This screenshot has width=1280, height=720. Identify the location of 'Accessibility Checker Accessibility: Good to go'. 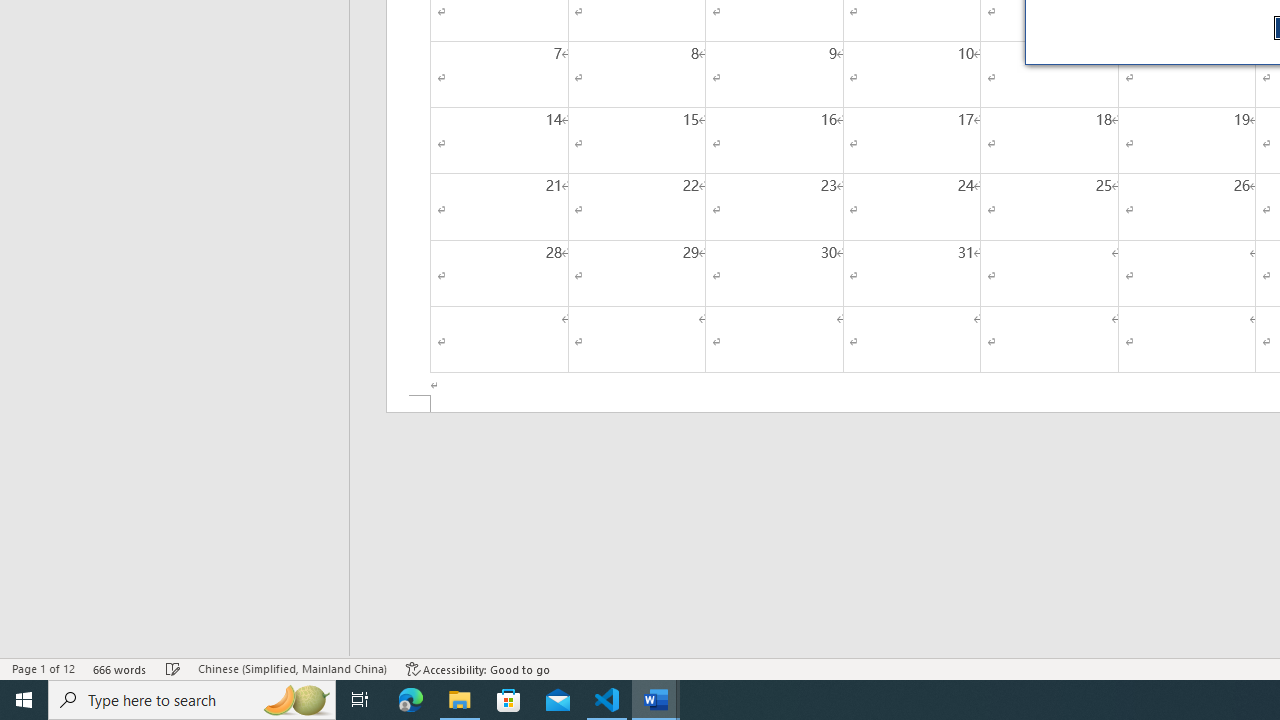
(477, 669).